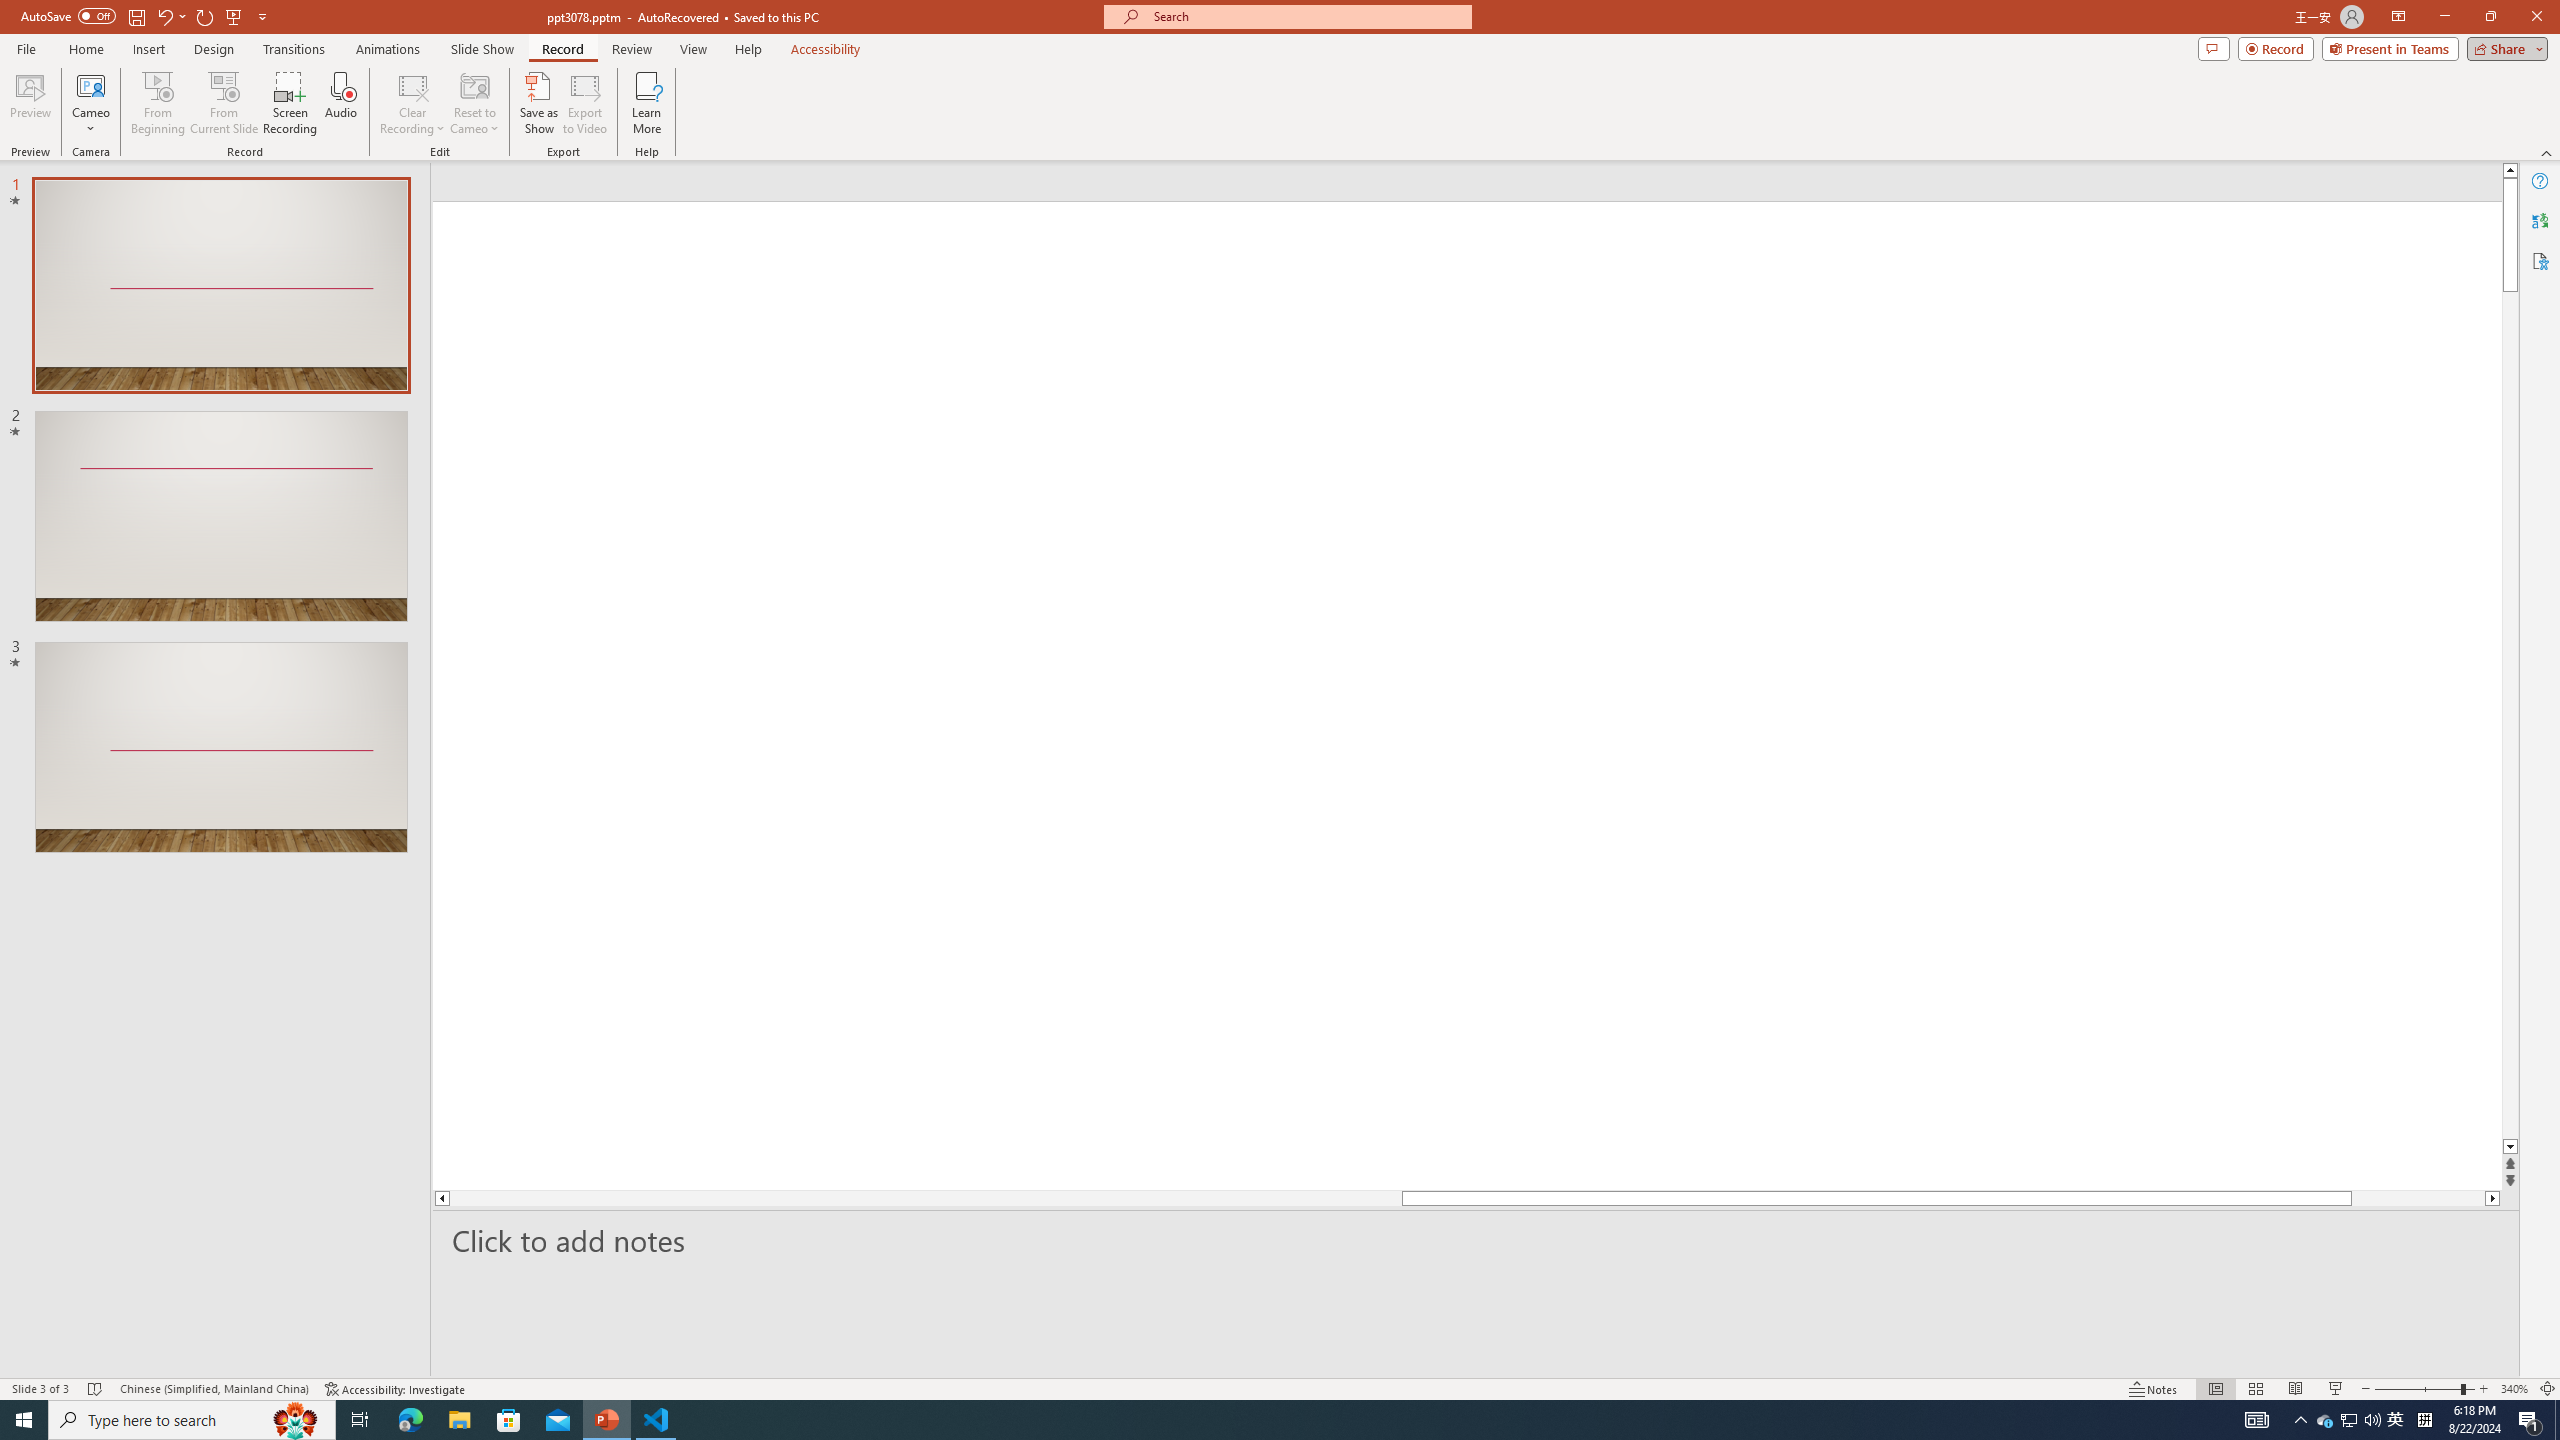 Image resolution: width=2560 pixels, height=1440 pixels. What do you see at coordinates (647, 103) in the screenshot?
I see `'Learn More'` at bounding box center [647, 103].